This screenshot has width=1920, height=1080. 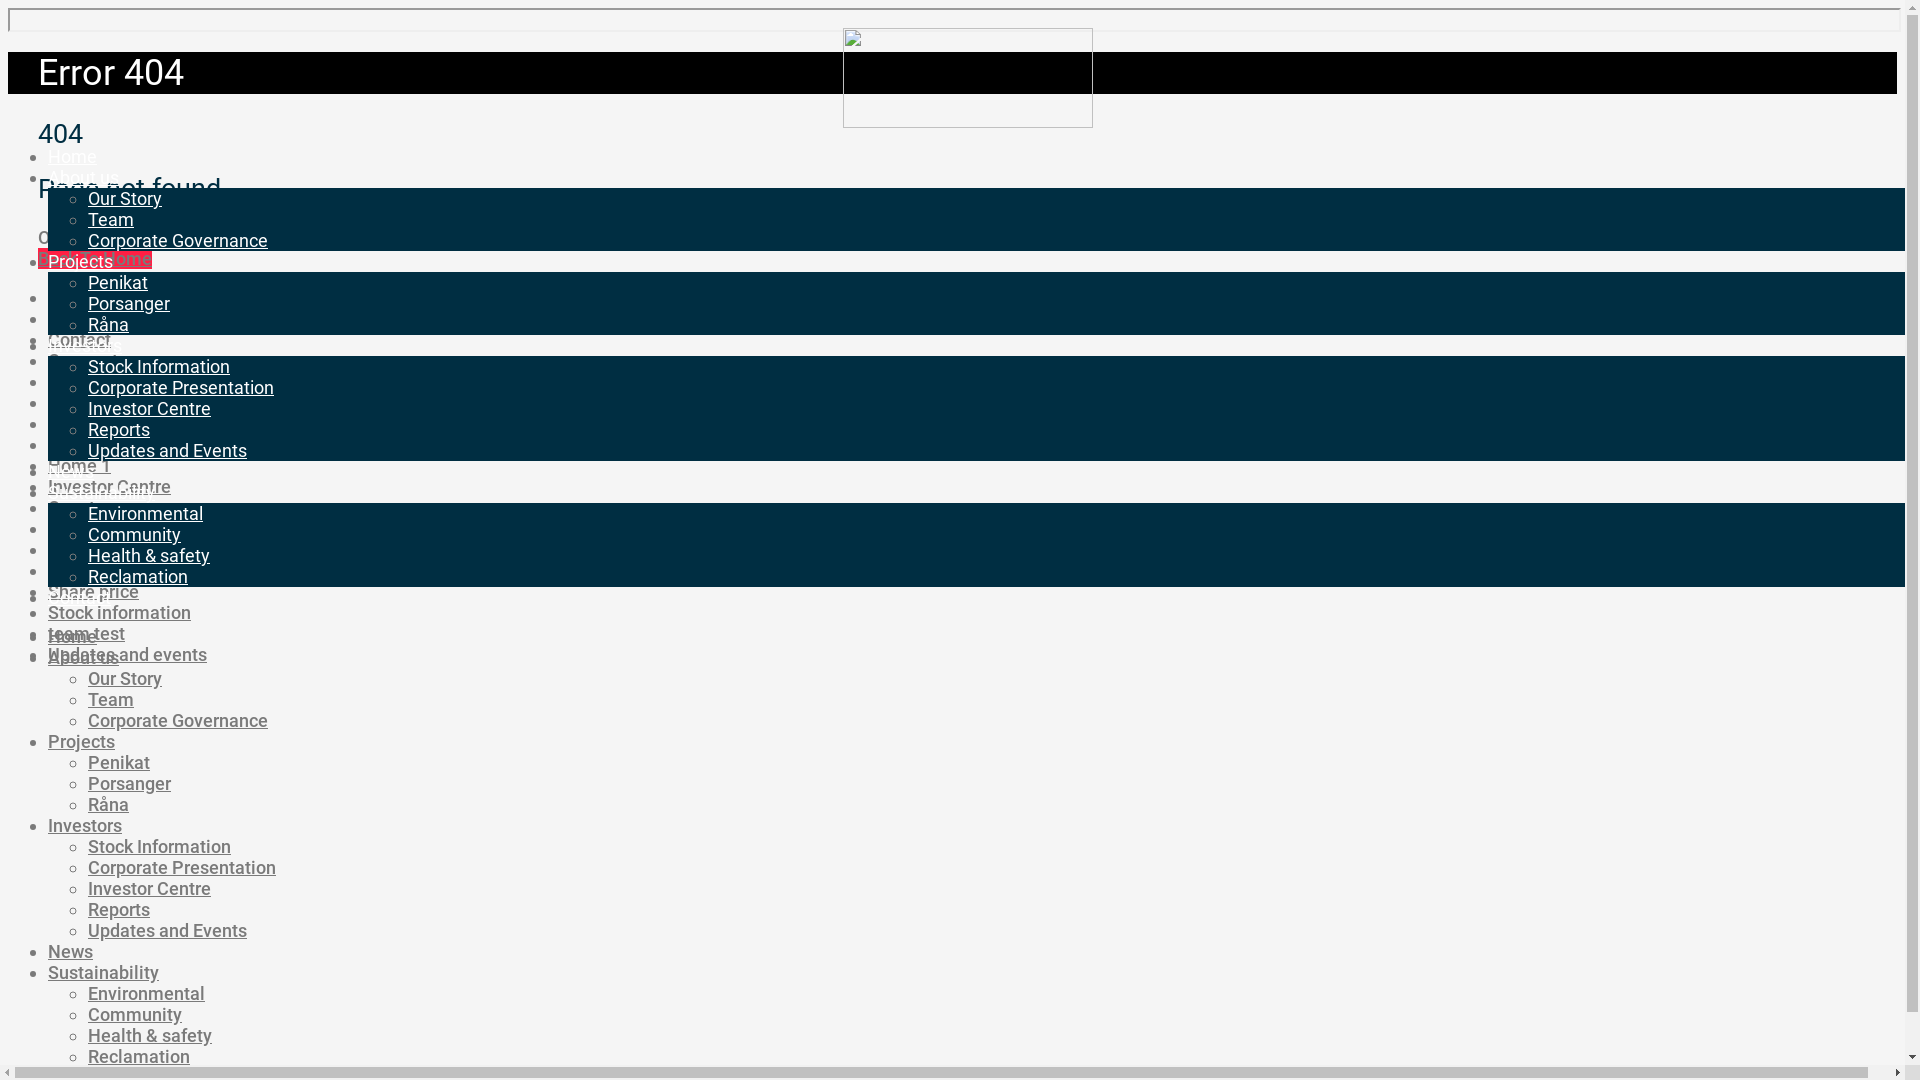 I want to click on 'Stock Information', so click(x=157, y=366).